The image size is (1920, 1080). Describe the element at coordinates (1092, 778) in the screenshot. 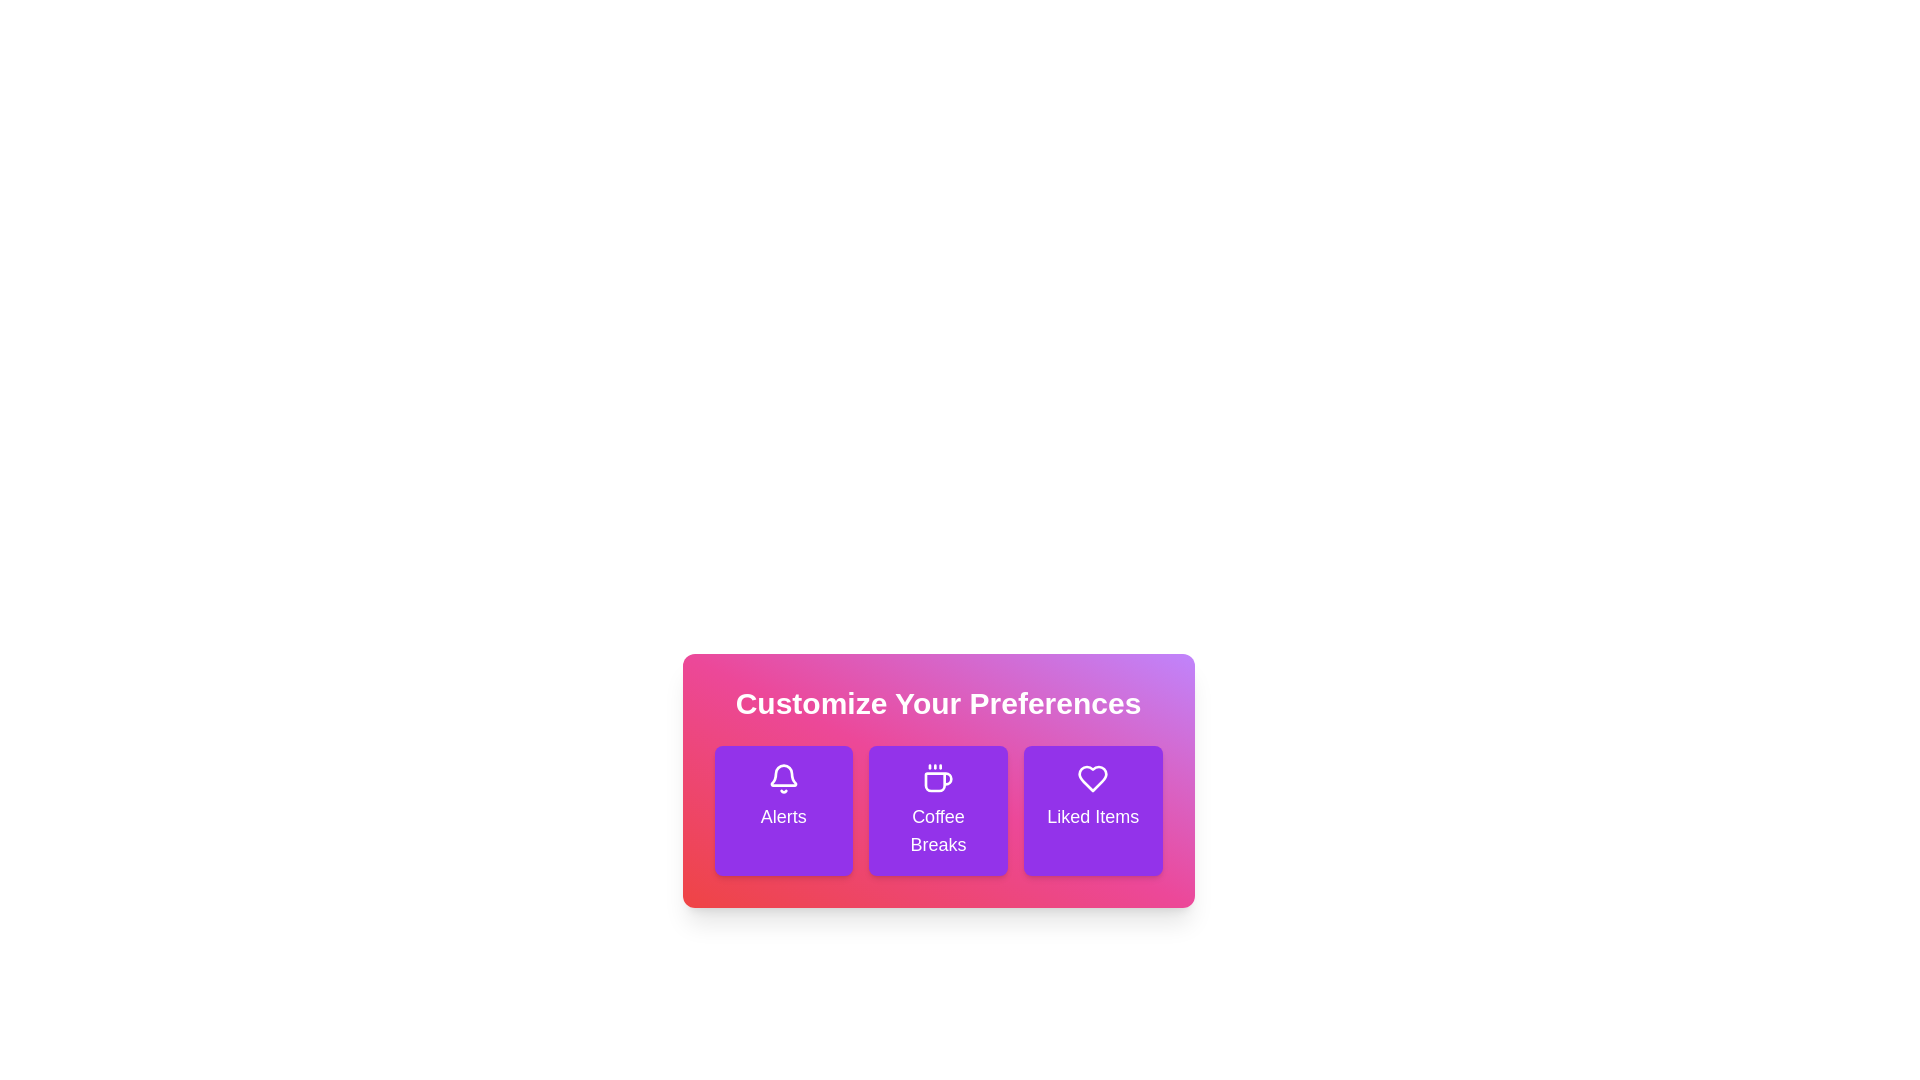

I see `the heart icon representing the 'Liked Items' feature to interact with it` at that location.